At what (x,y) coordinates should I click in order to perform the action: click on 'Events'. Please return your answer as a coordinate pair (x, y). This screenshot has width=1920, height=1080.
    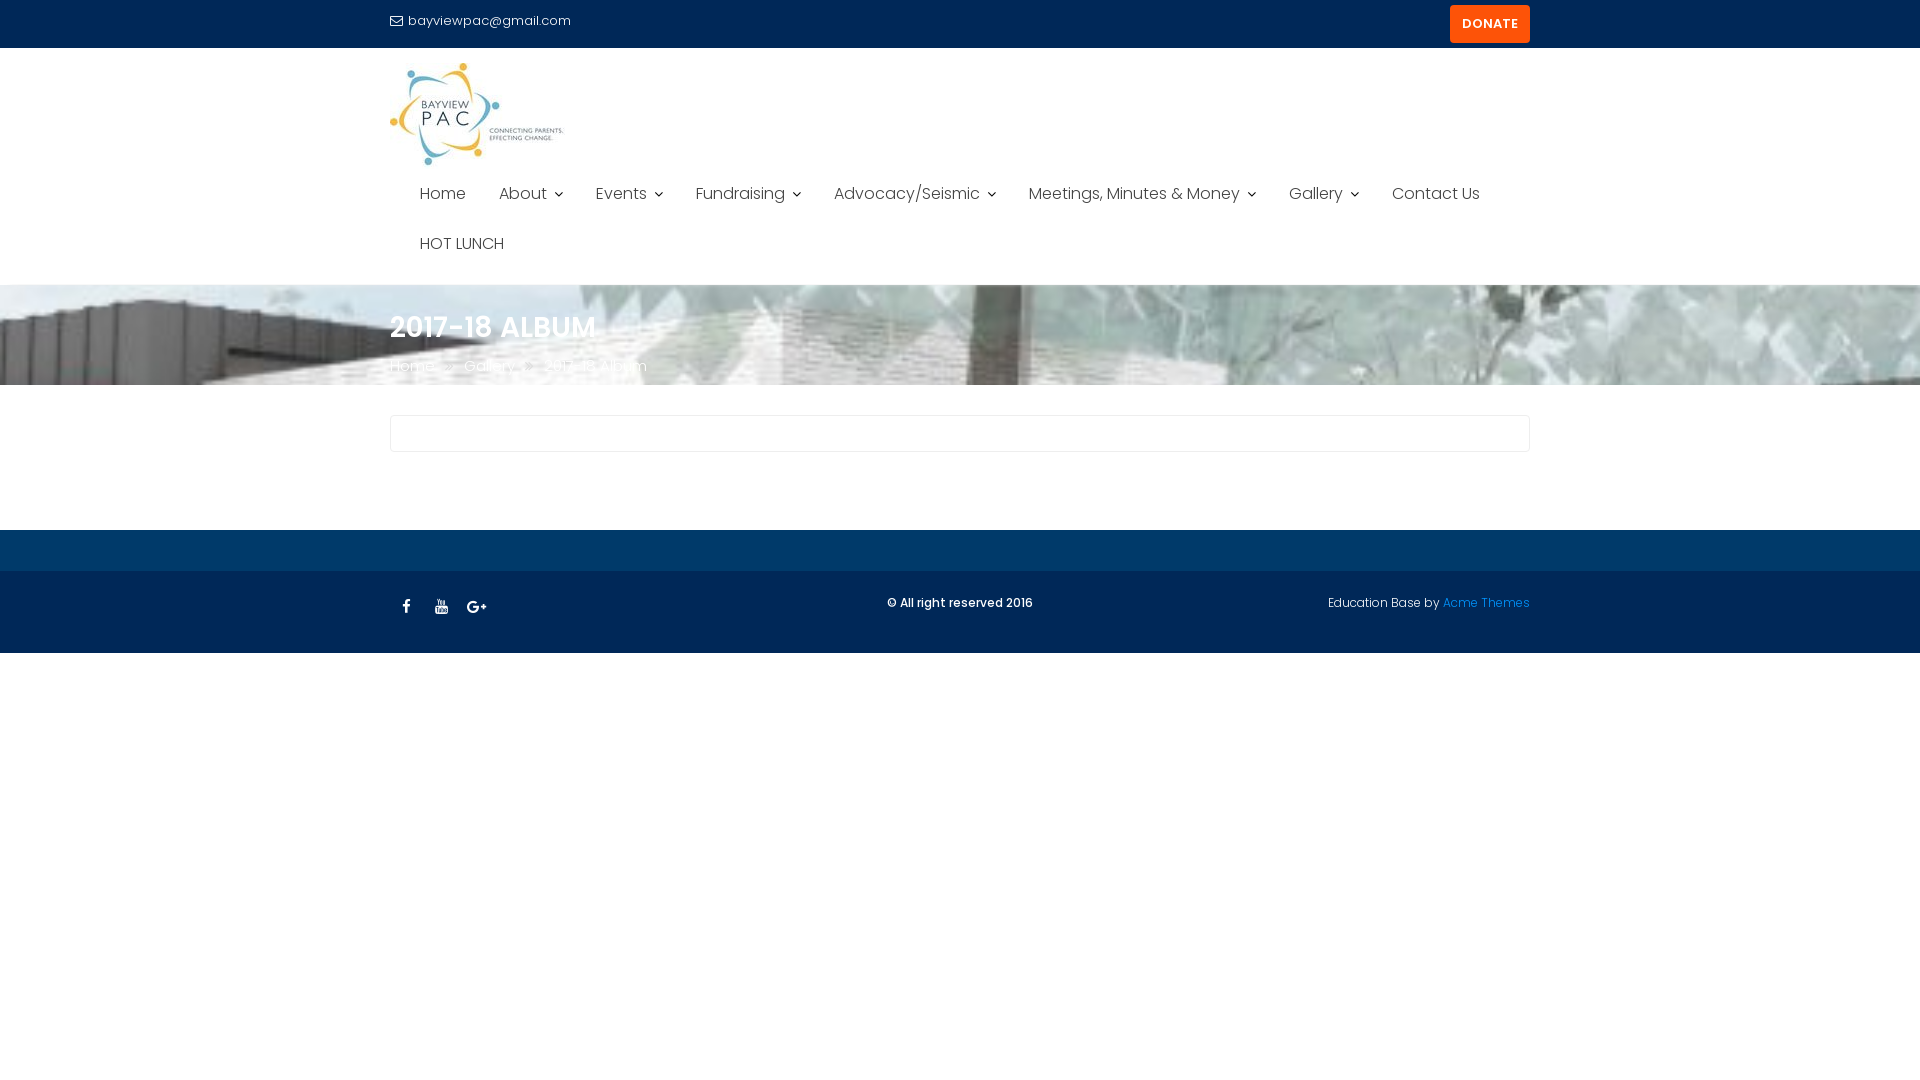
    Looking at the image, I should click on (579, 193).